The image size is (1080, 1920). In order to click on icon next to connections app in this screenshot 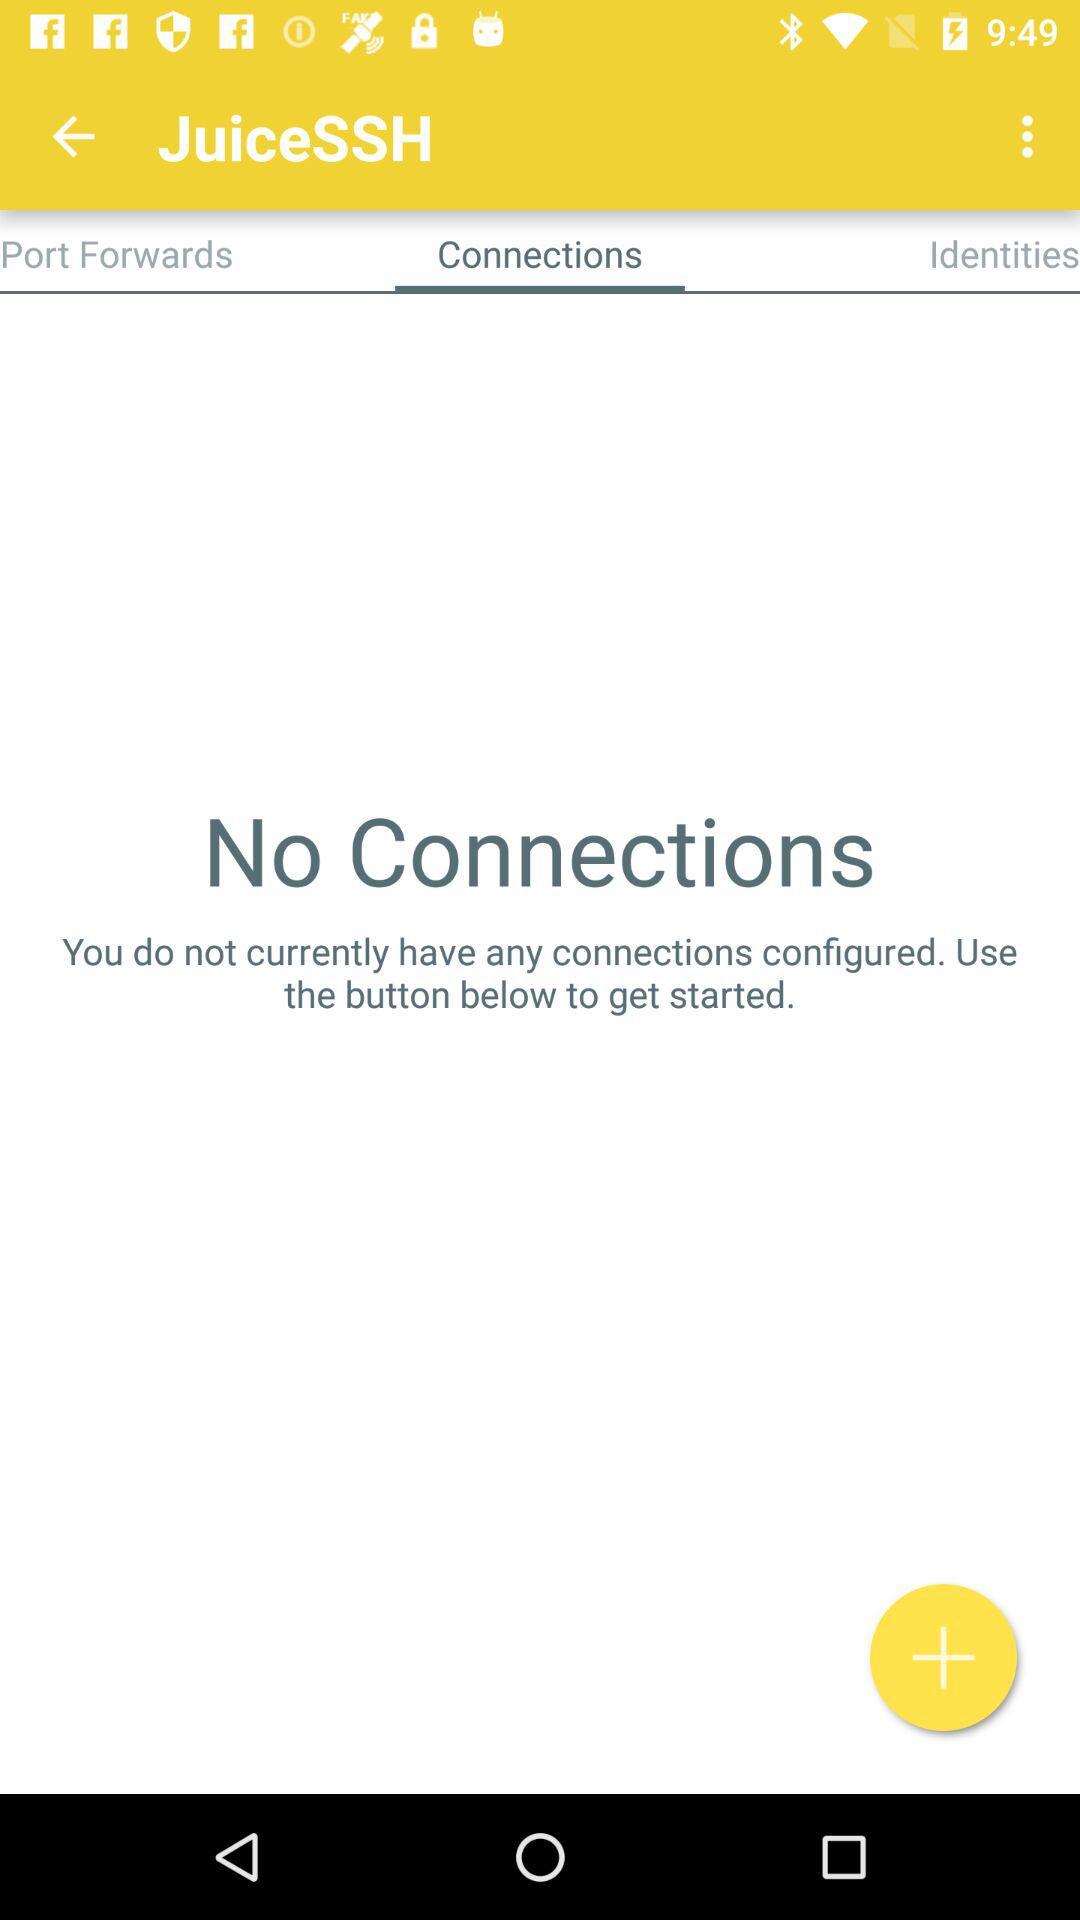, I will do `click(116, 252)`.